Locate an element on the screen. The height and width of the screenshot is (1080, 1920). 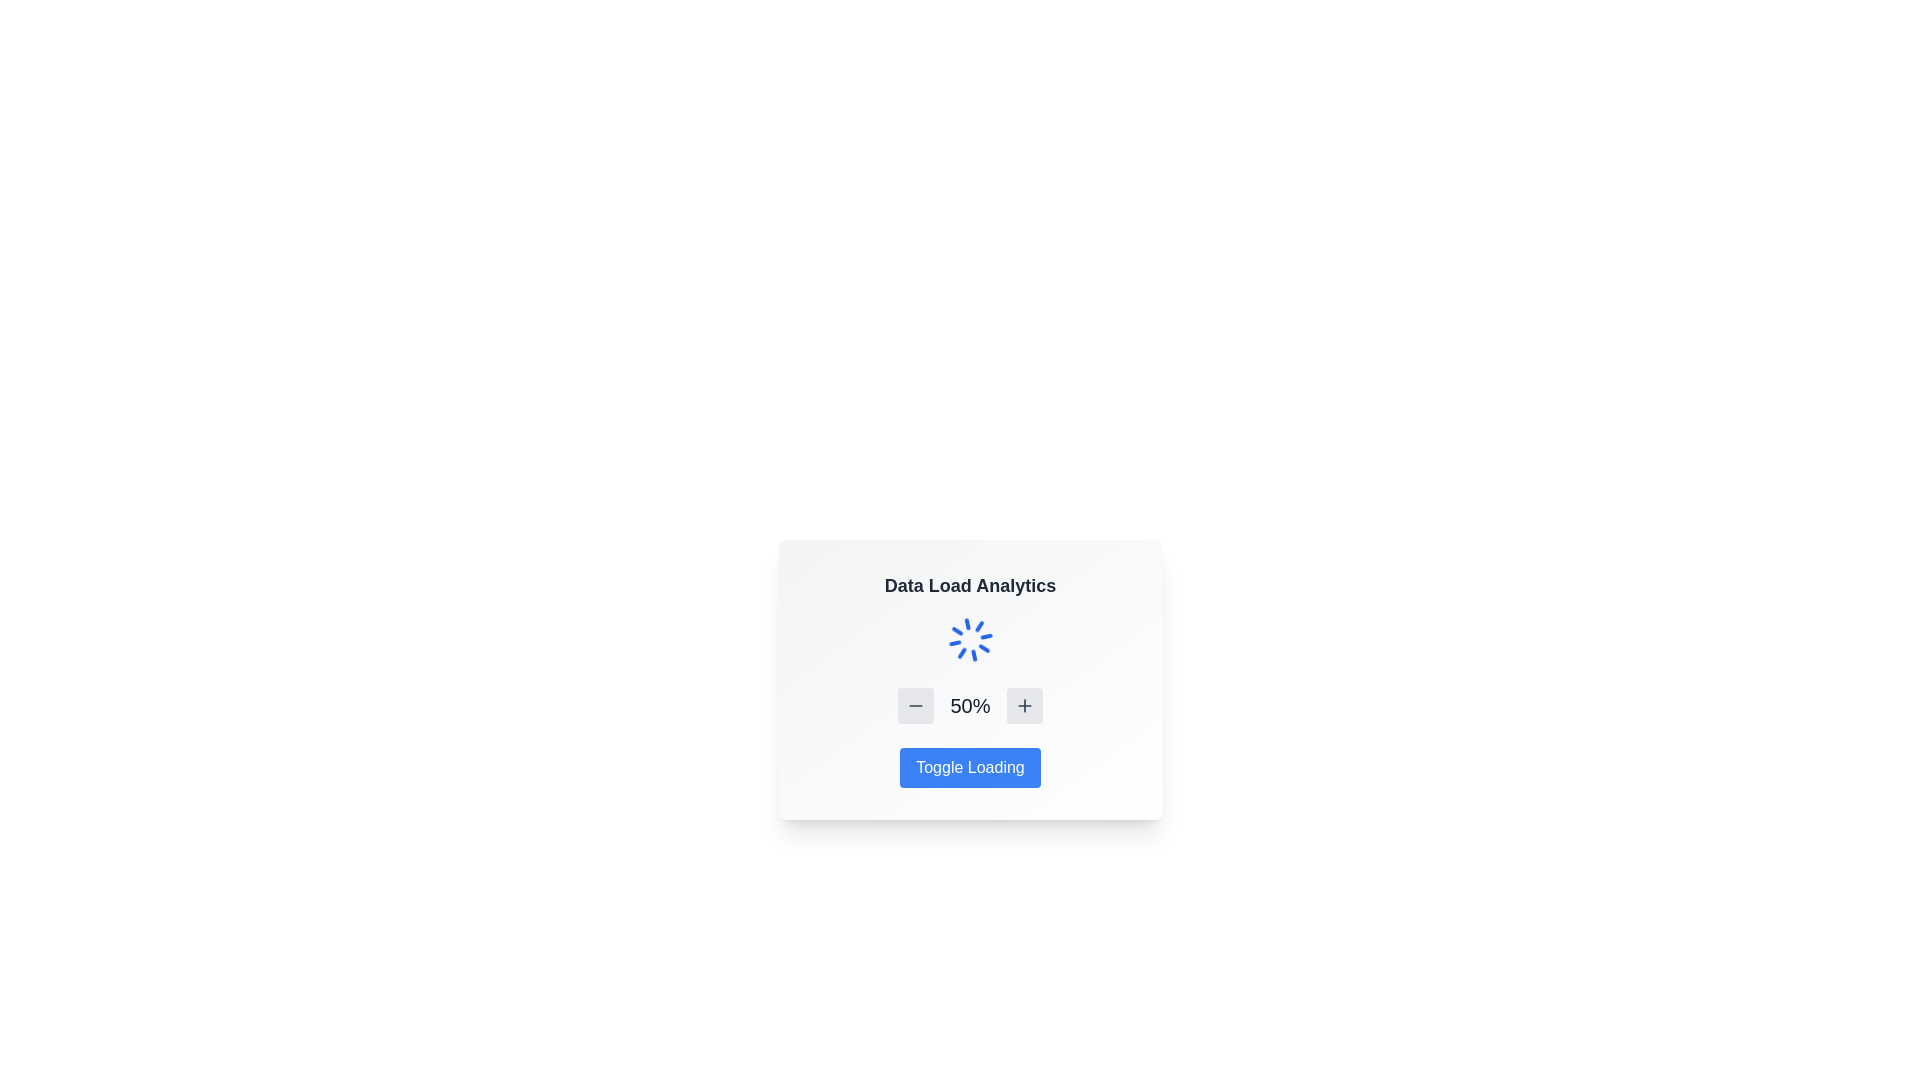
the small, square-shaped button with a gray background and a '+' symbol, located to the right of the '50%' text display is located at coordinates (1024, 704).